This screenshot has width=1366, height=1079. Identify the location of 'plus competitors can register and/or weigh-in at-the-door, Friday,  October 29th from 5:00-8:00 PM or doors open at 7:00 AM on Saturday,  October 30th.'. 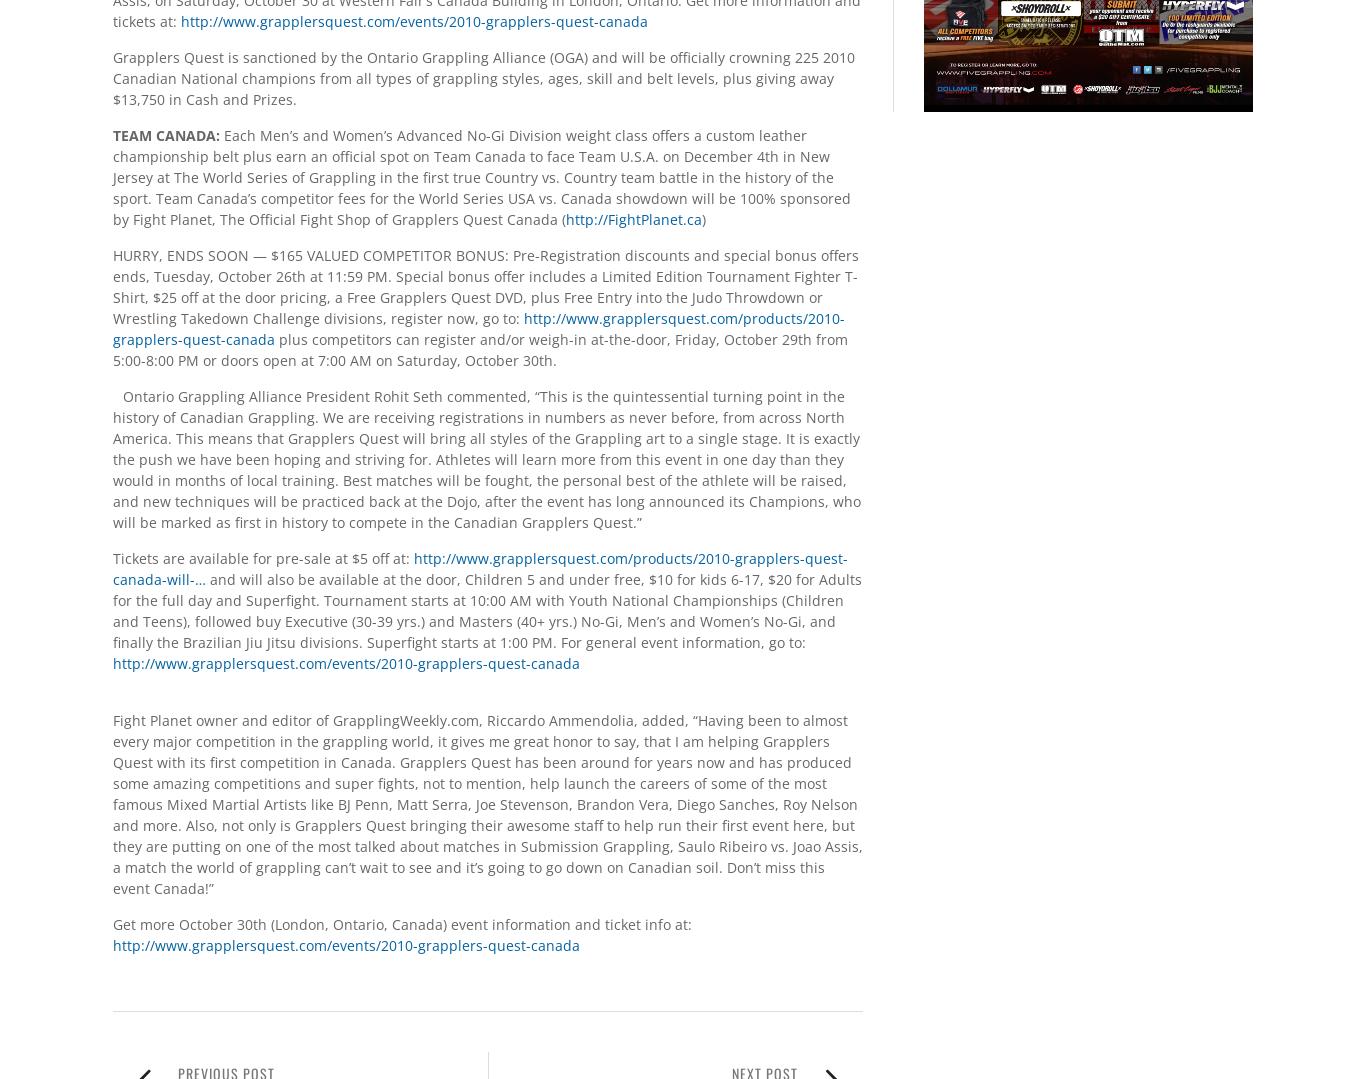
(480, 348).